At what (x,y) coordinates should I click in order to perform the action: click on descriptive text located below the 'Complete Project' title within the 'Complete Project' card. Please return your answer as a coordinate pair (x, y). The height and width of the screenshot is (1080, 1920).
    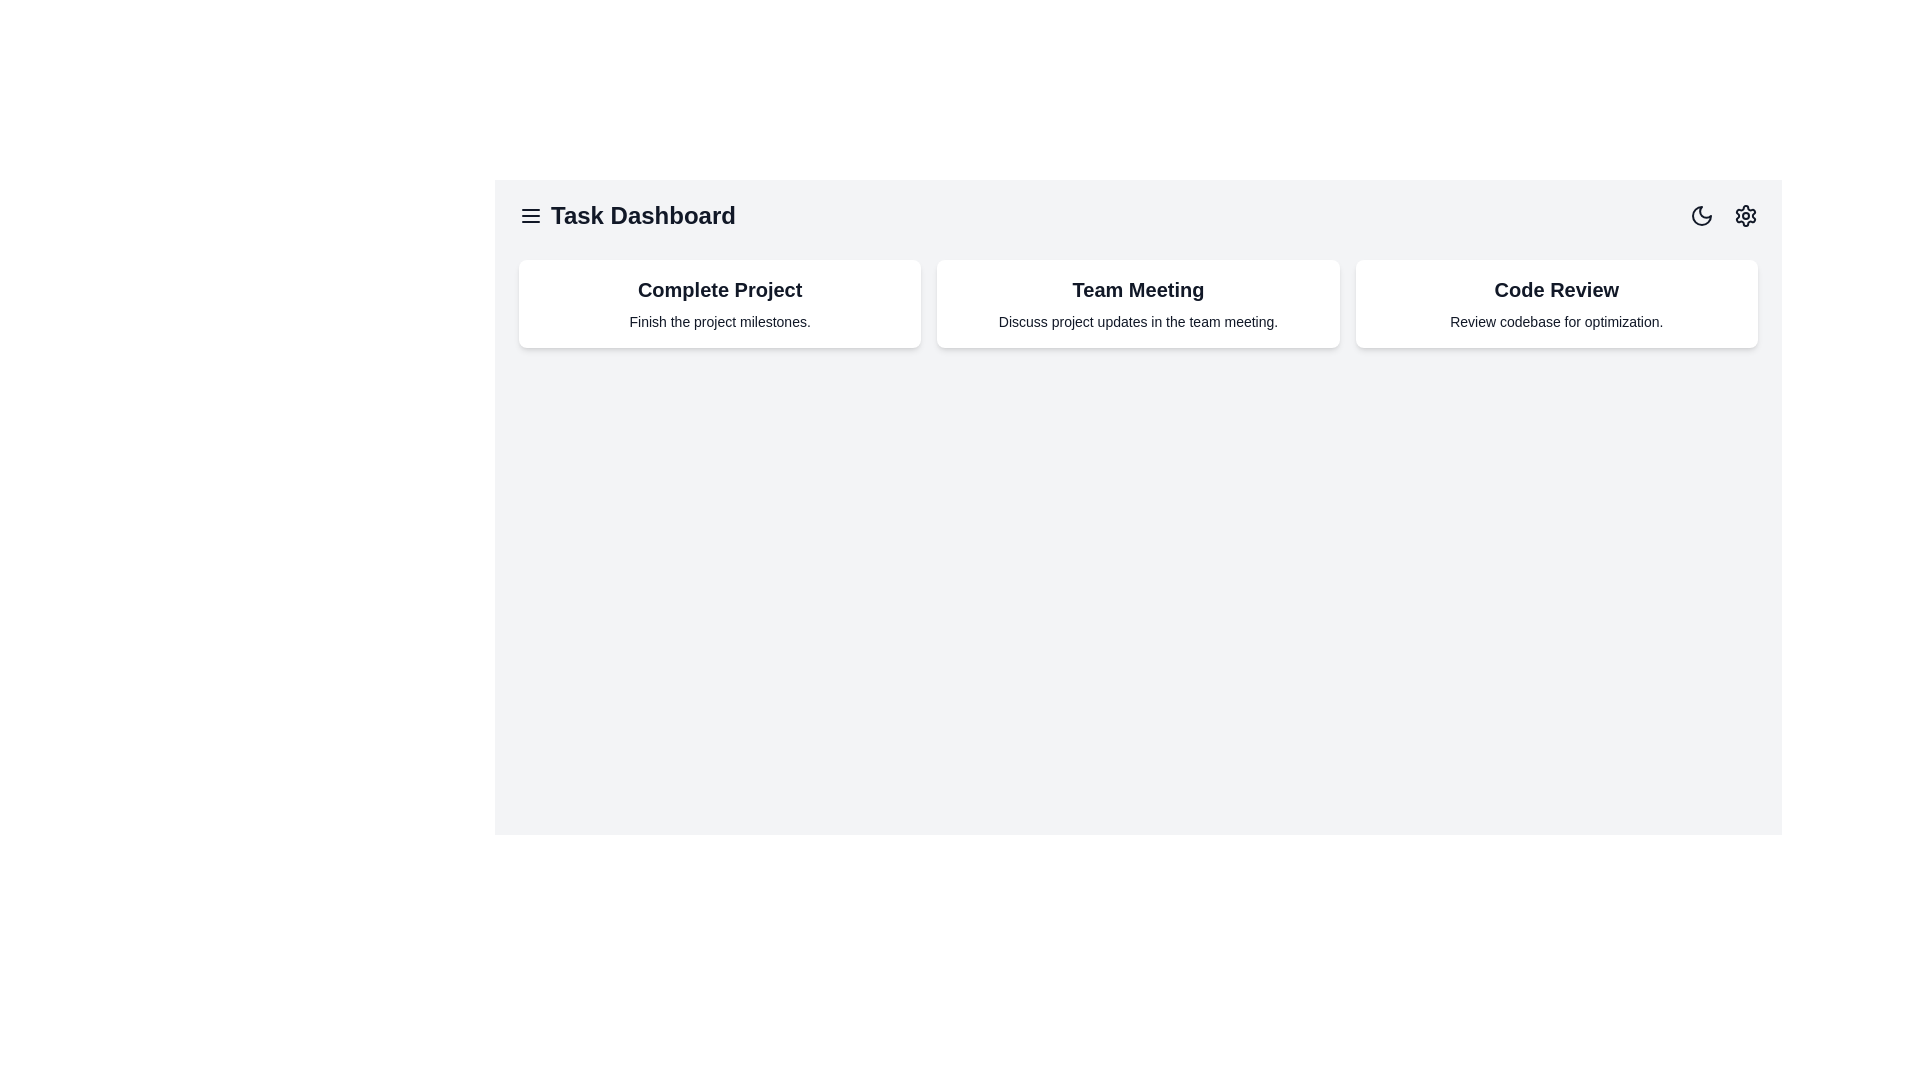
    Looking at the image, I should click on (720, 320).